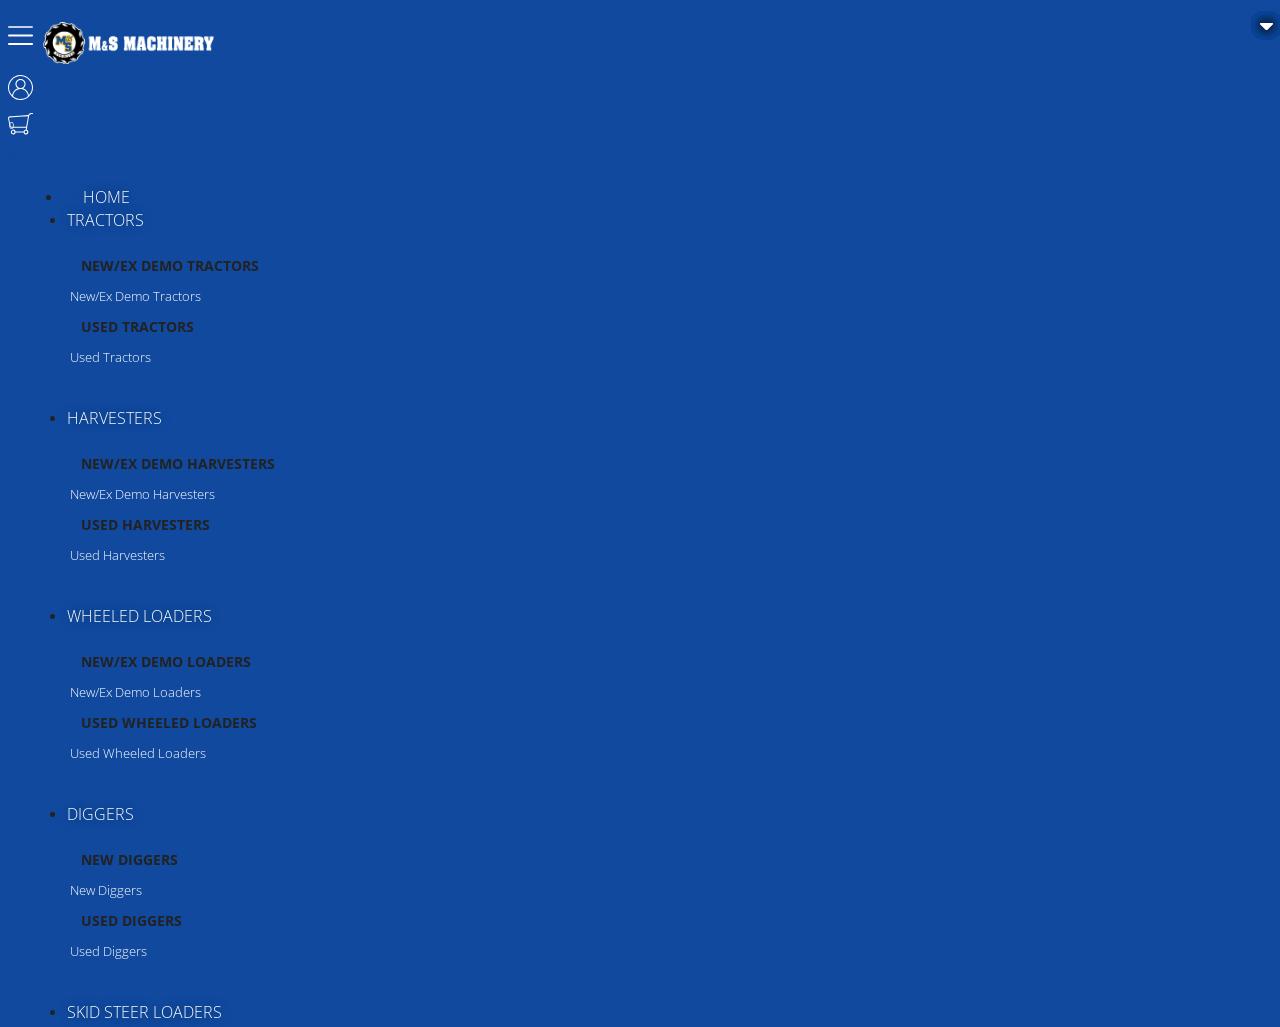 Image resolution: width=1280 pixels, height=1027 pixels. I want to click on 'Strautmann', so click(108, 776).